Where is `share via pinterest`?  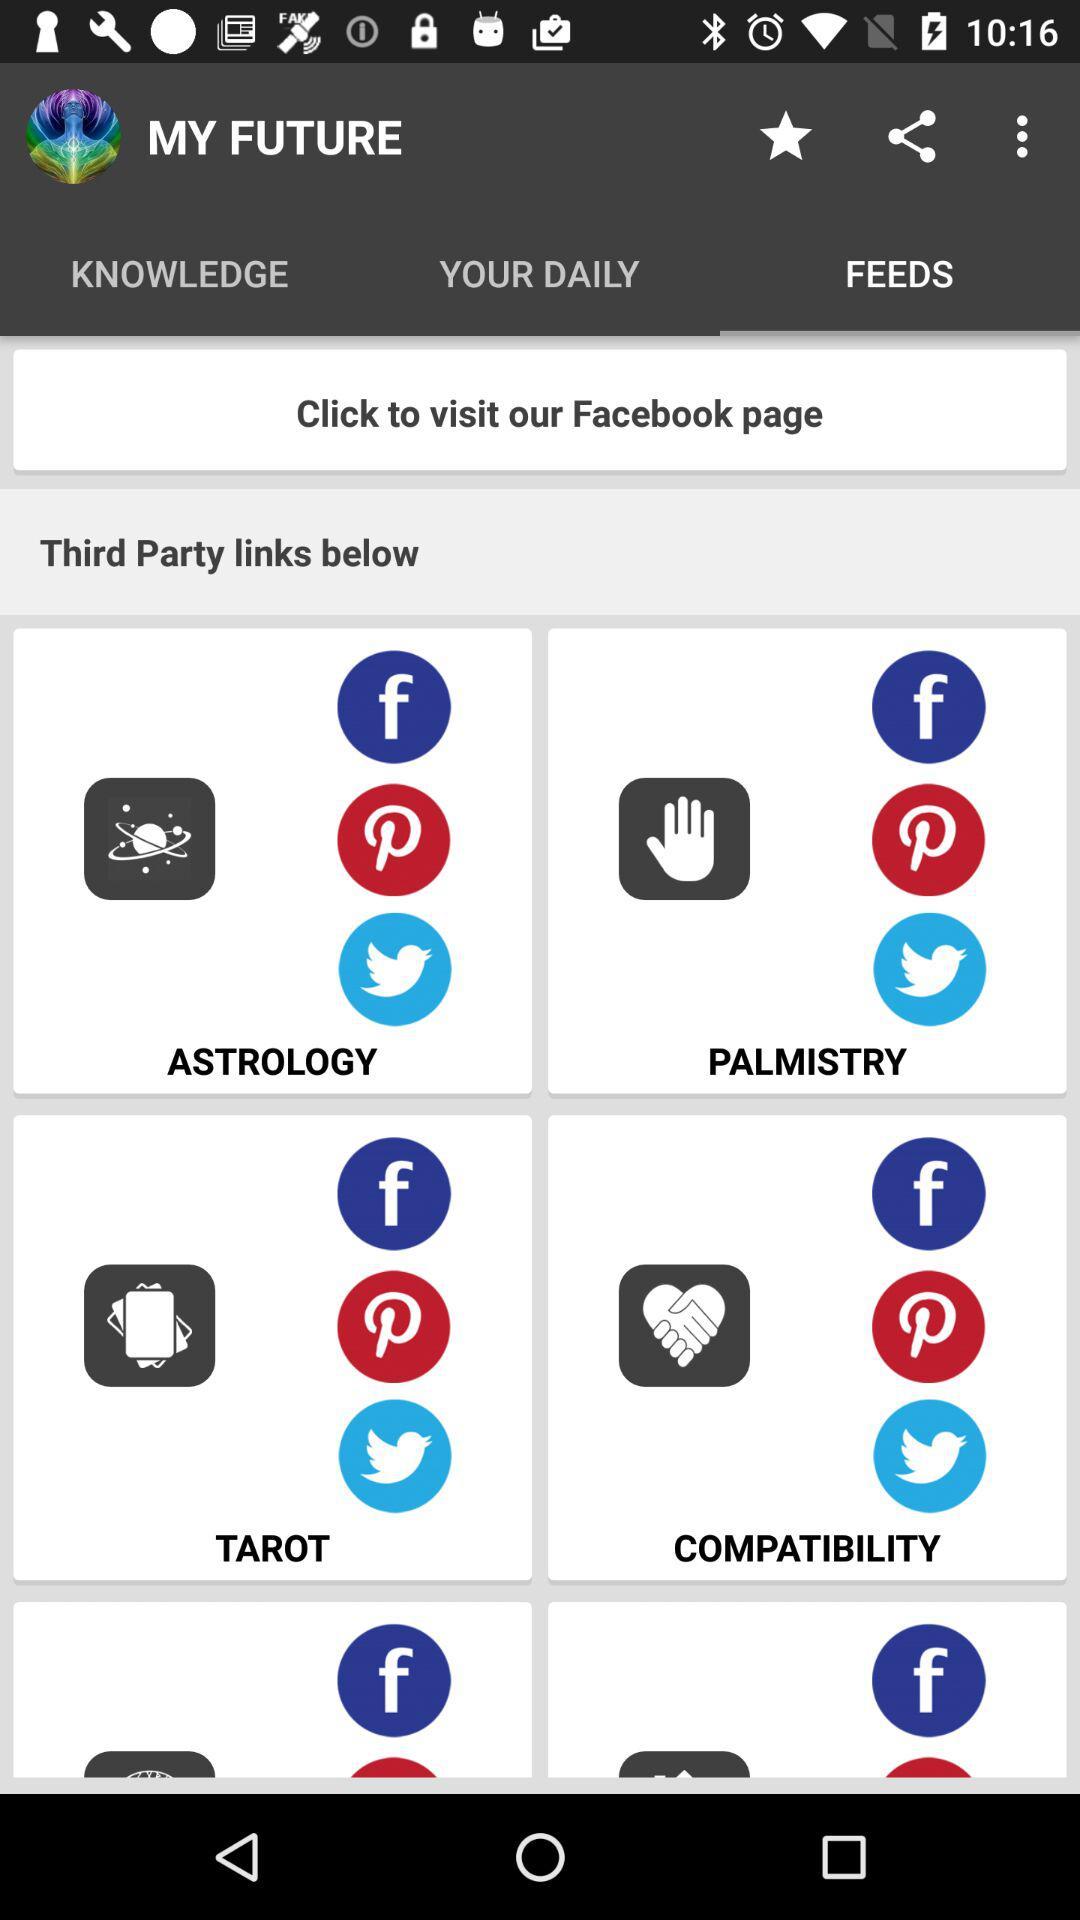
share via pinterest is located at coordinates (929, 1764).